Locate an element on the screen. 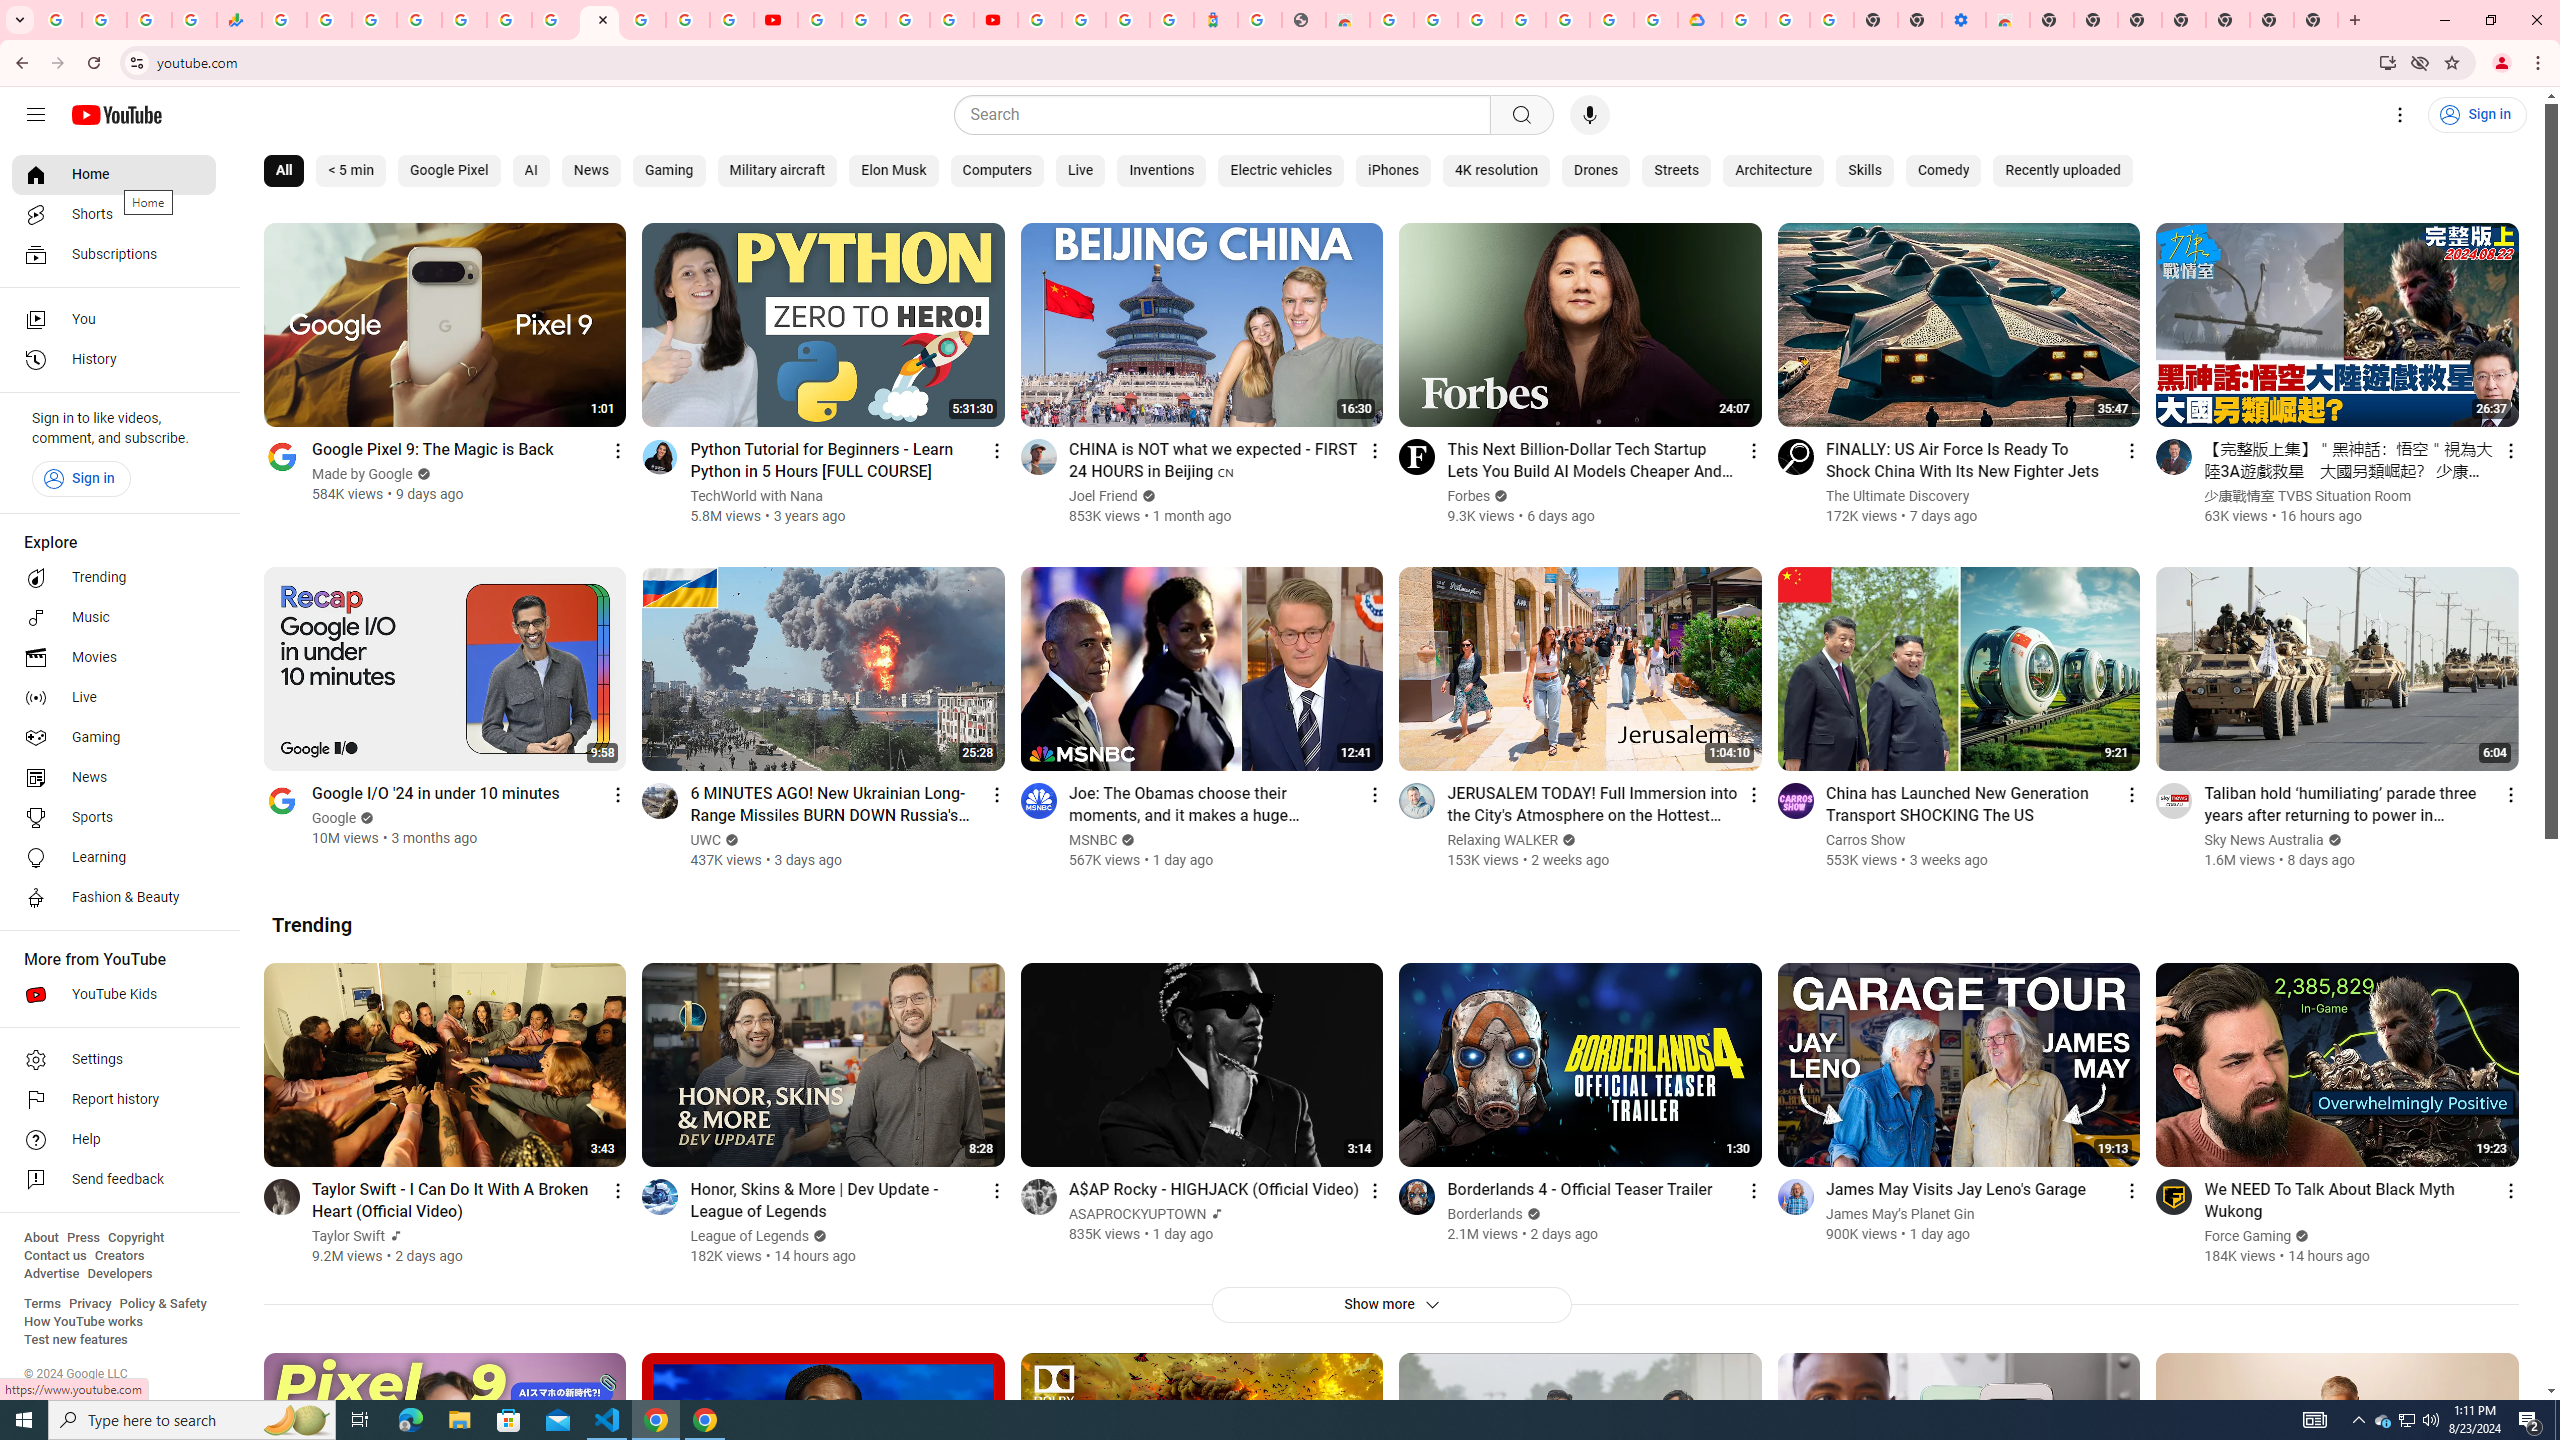 The width and height of the screenshot is (2560, 1440). 'New Tab' is located at coordinates (2226, 19).